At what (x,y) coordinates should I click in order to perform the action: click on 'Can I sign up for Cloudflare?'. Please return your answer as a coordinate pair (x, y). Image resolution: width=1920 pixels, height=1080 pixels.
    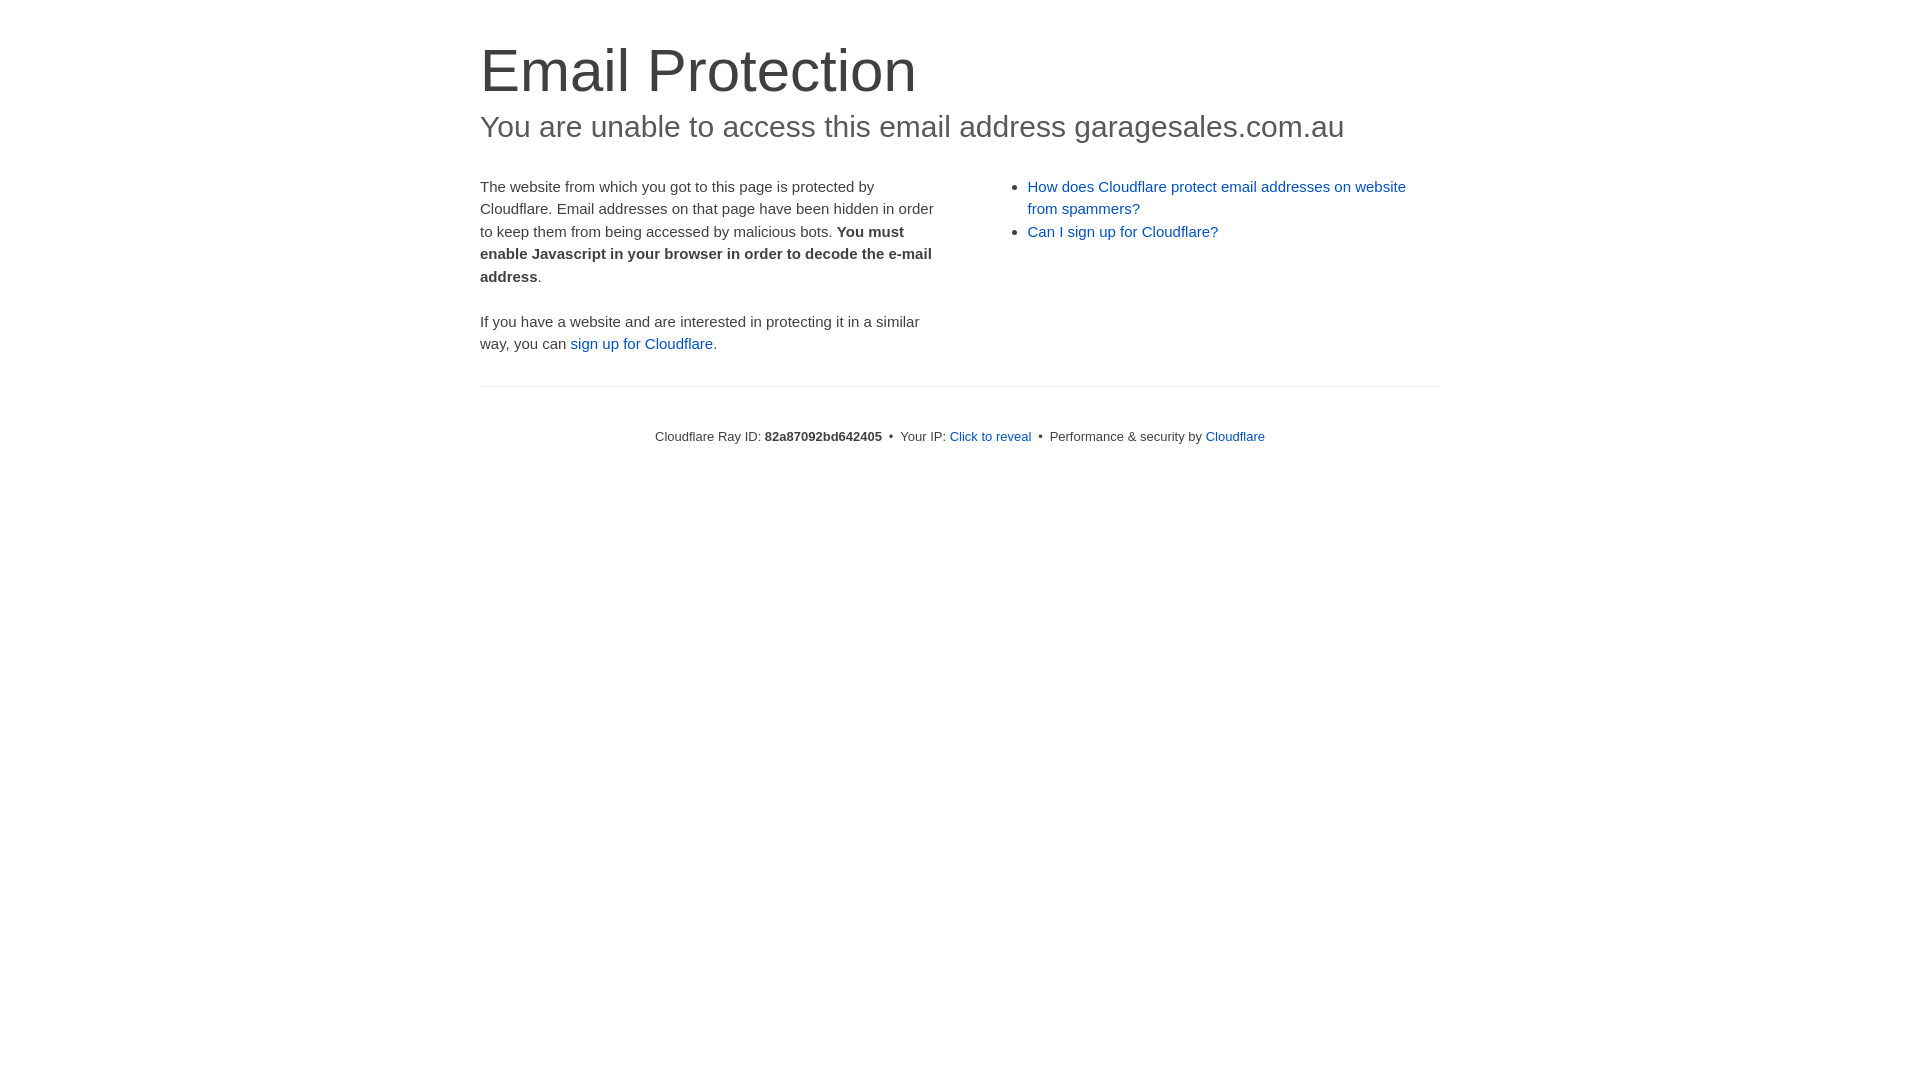
    Looking at the image, I should click on (1123, 230).